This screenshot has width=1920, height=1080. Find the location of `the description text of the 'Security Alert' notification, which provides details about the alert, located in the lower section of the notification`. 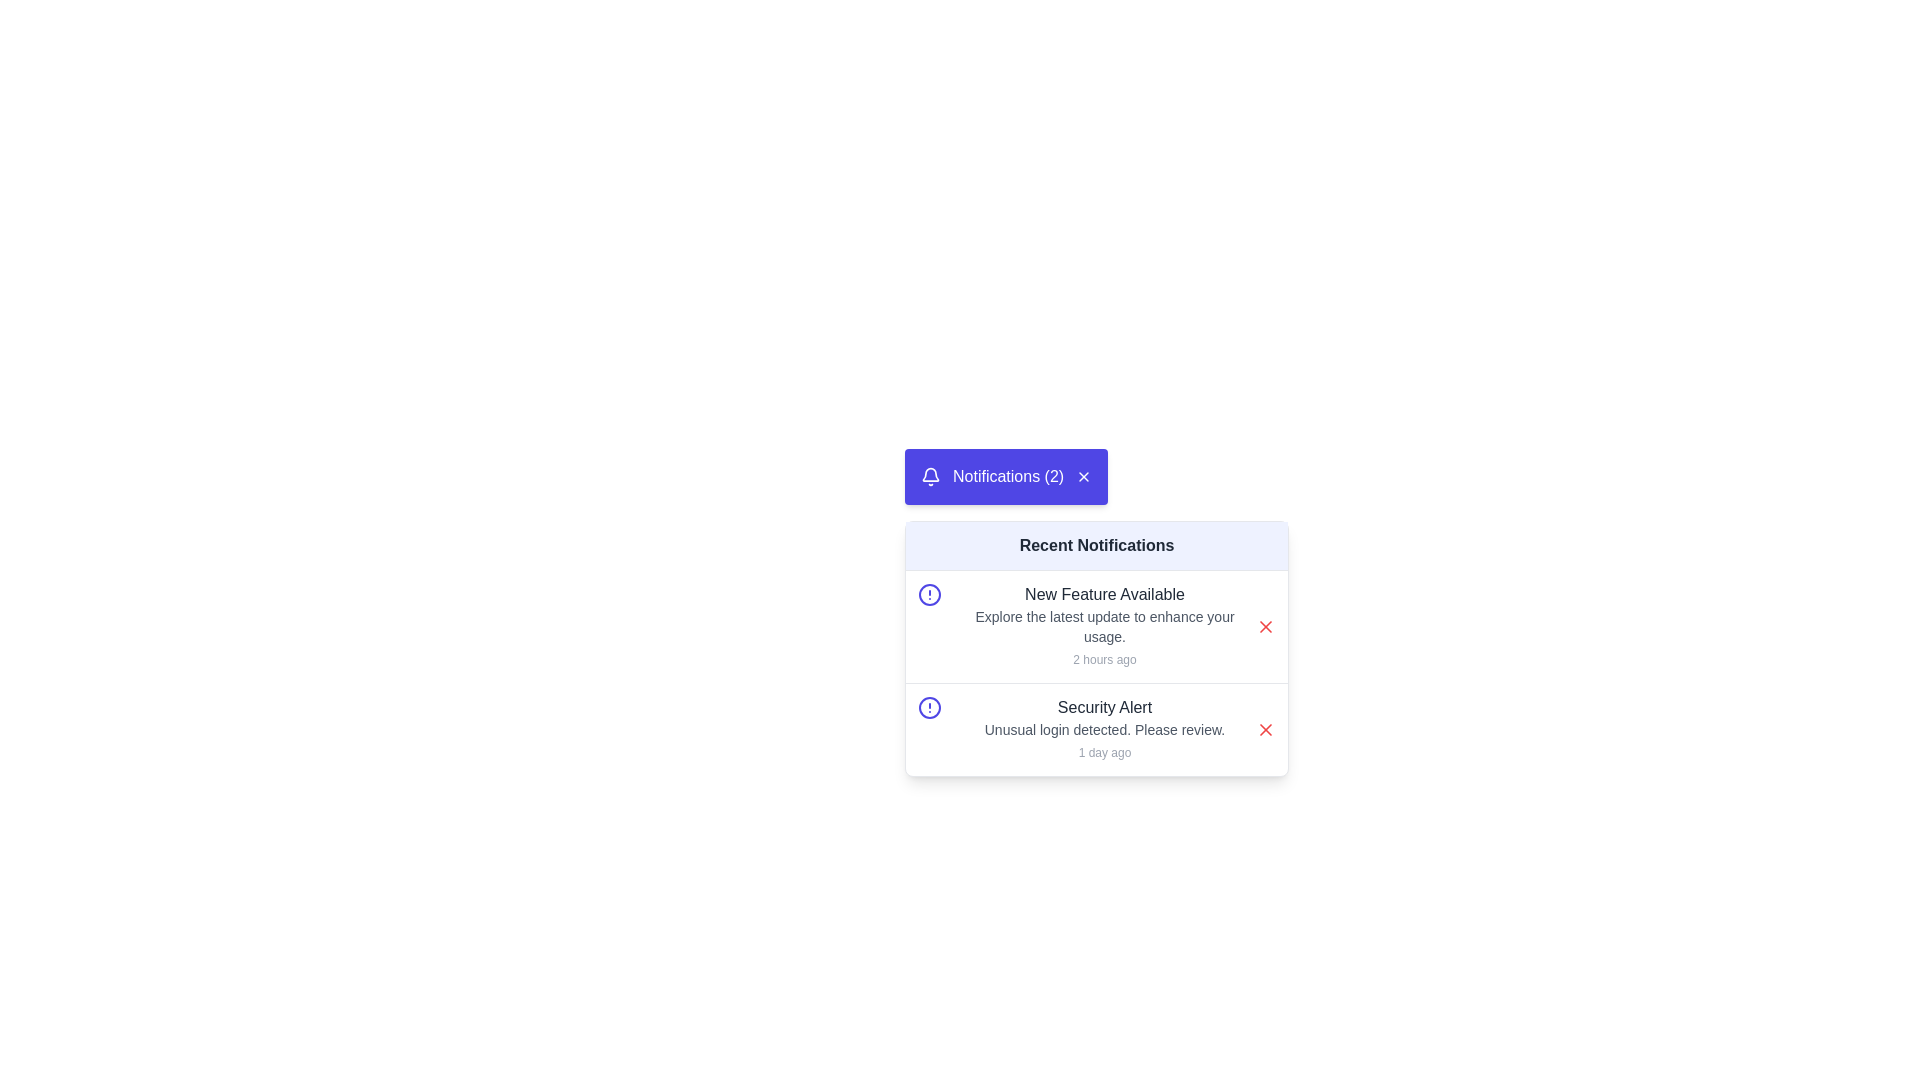

the description text of the 'Security Alert' notification, which provides details about the alert, located in the lower section of the notification is located at coordinates (1103, 729).